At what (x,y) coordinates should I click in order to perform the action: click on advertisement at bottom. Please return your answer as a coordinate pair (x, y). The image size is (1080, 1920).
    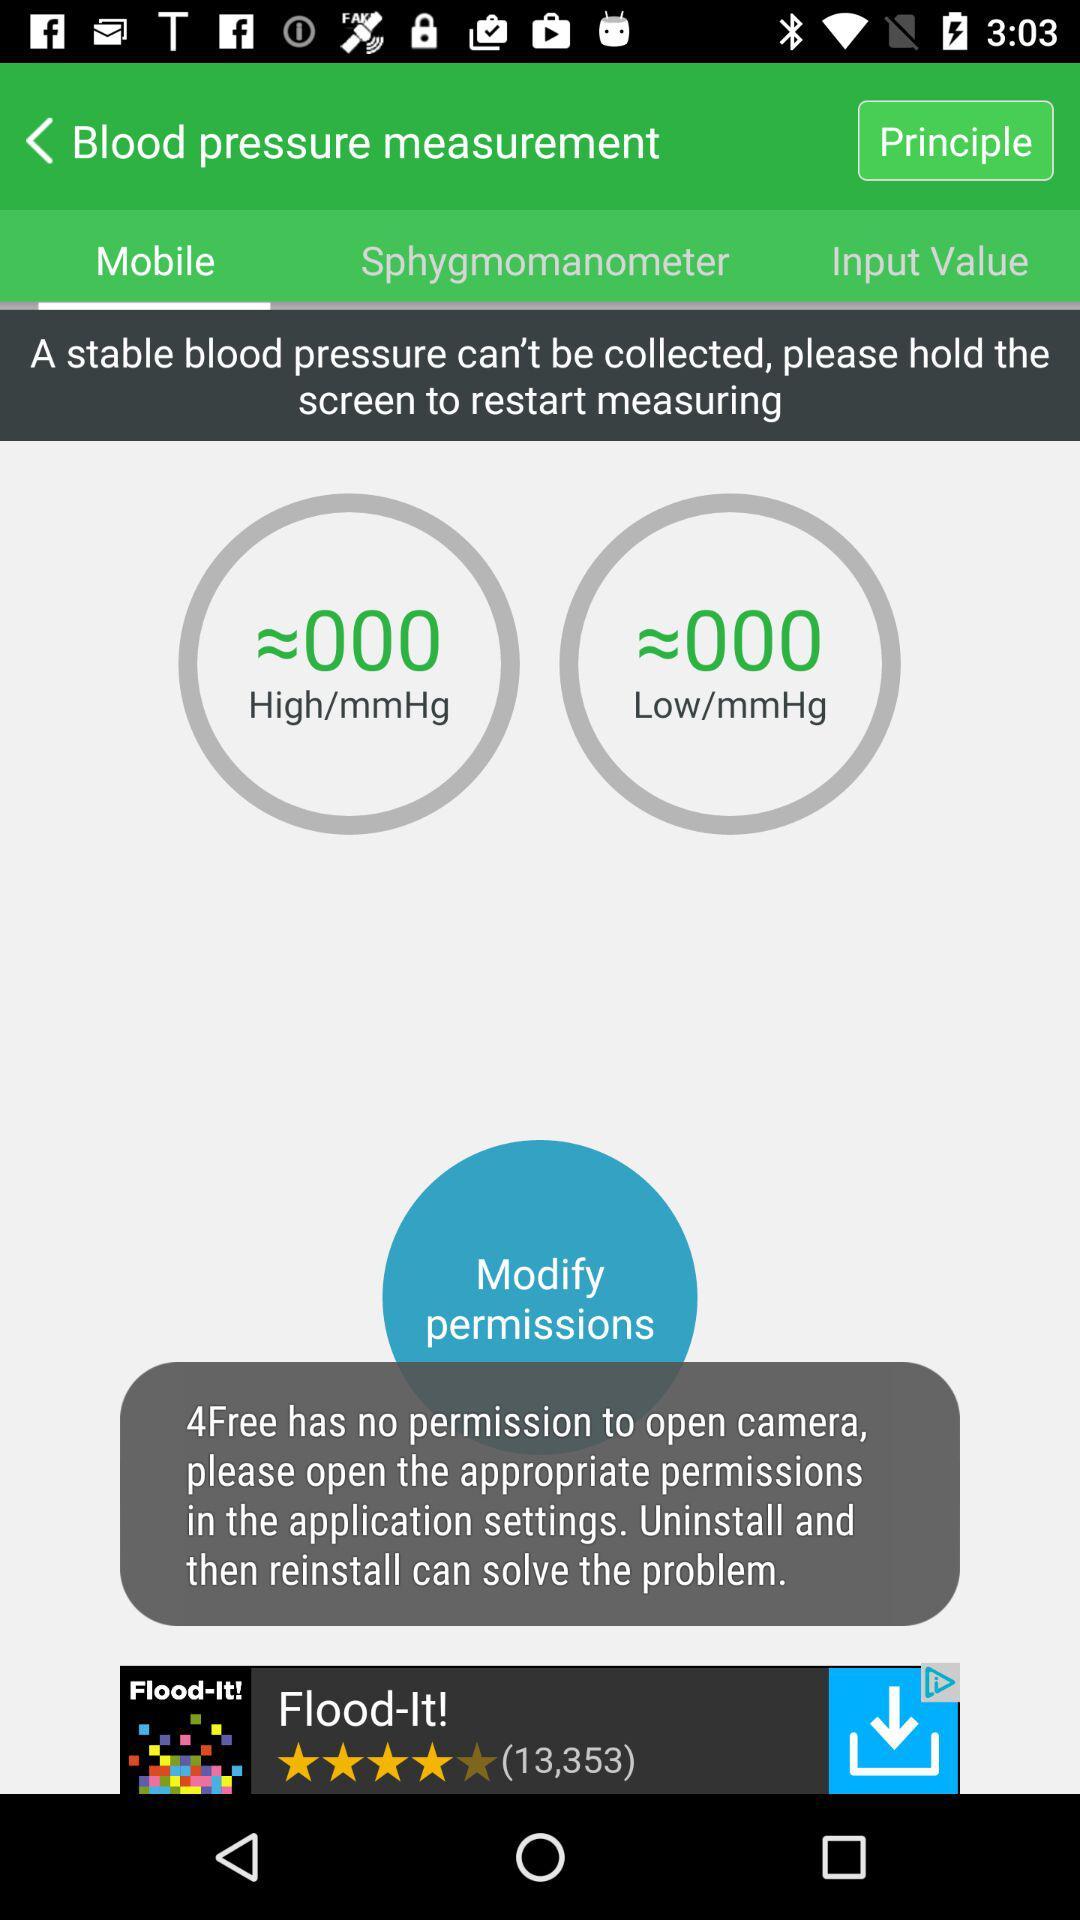
    Looking at the image, I should click on (540, 1727).